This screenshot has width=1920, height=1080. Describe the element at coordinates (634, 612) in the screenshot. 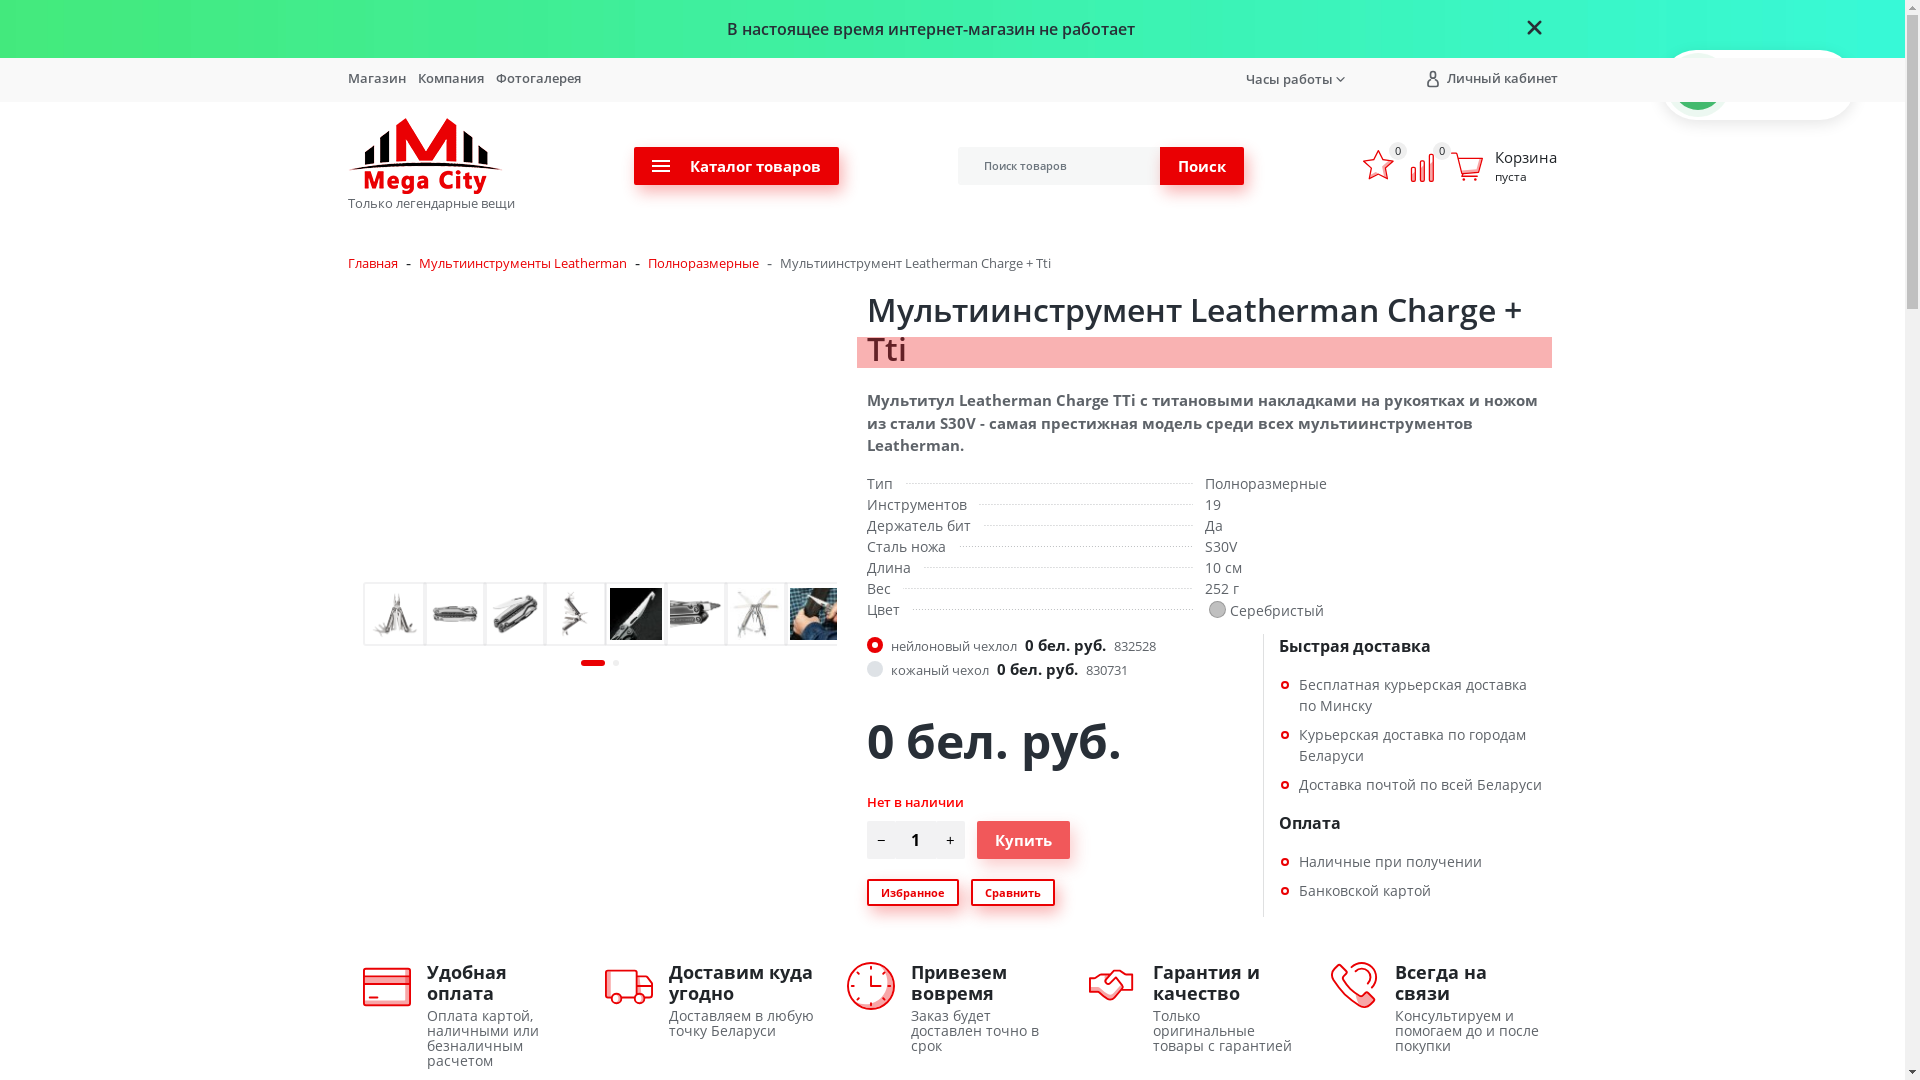

I see `'tl_xti_hook_enl.jpg'` at that location.